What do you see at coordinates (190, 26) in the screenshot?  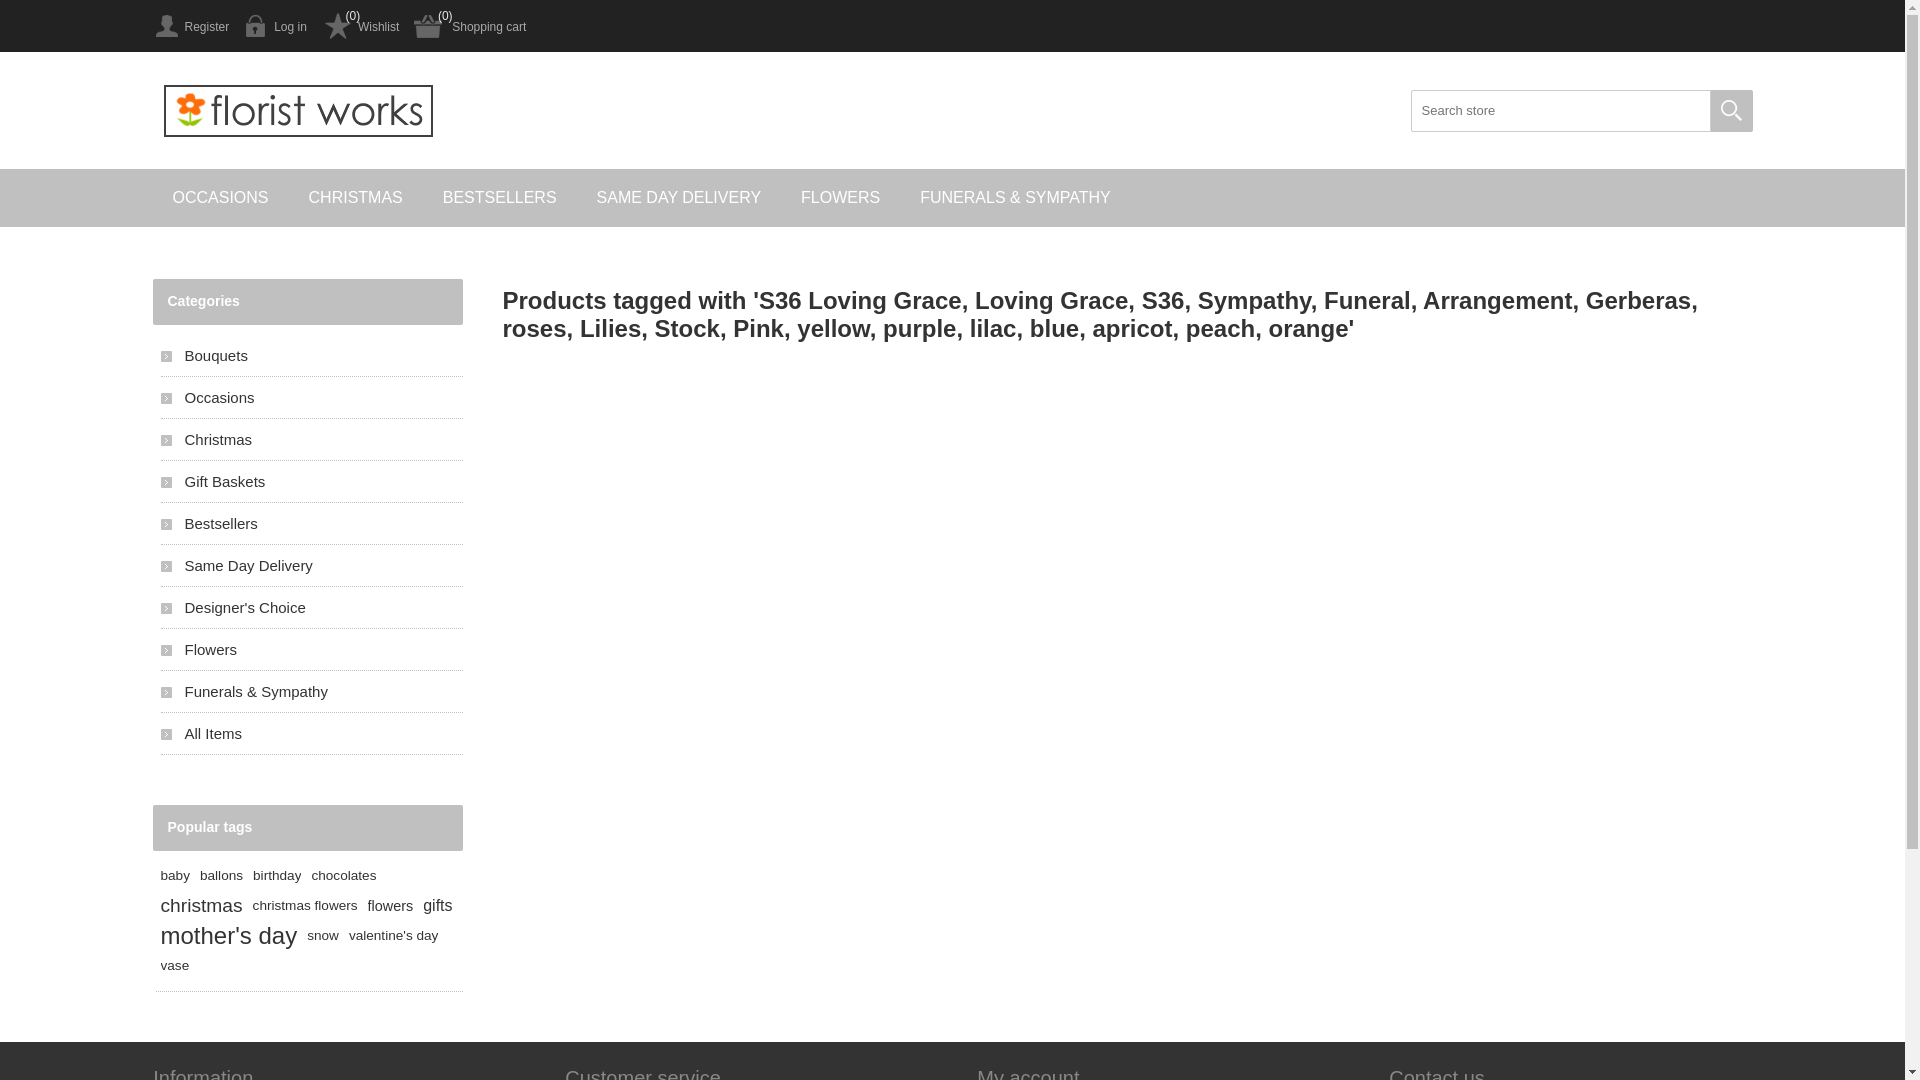 I see `'Register'` at bounding box center [190, 26].